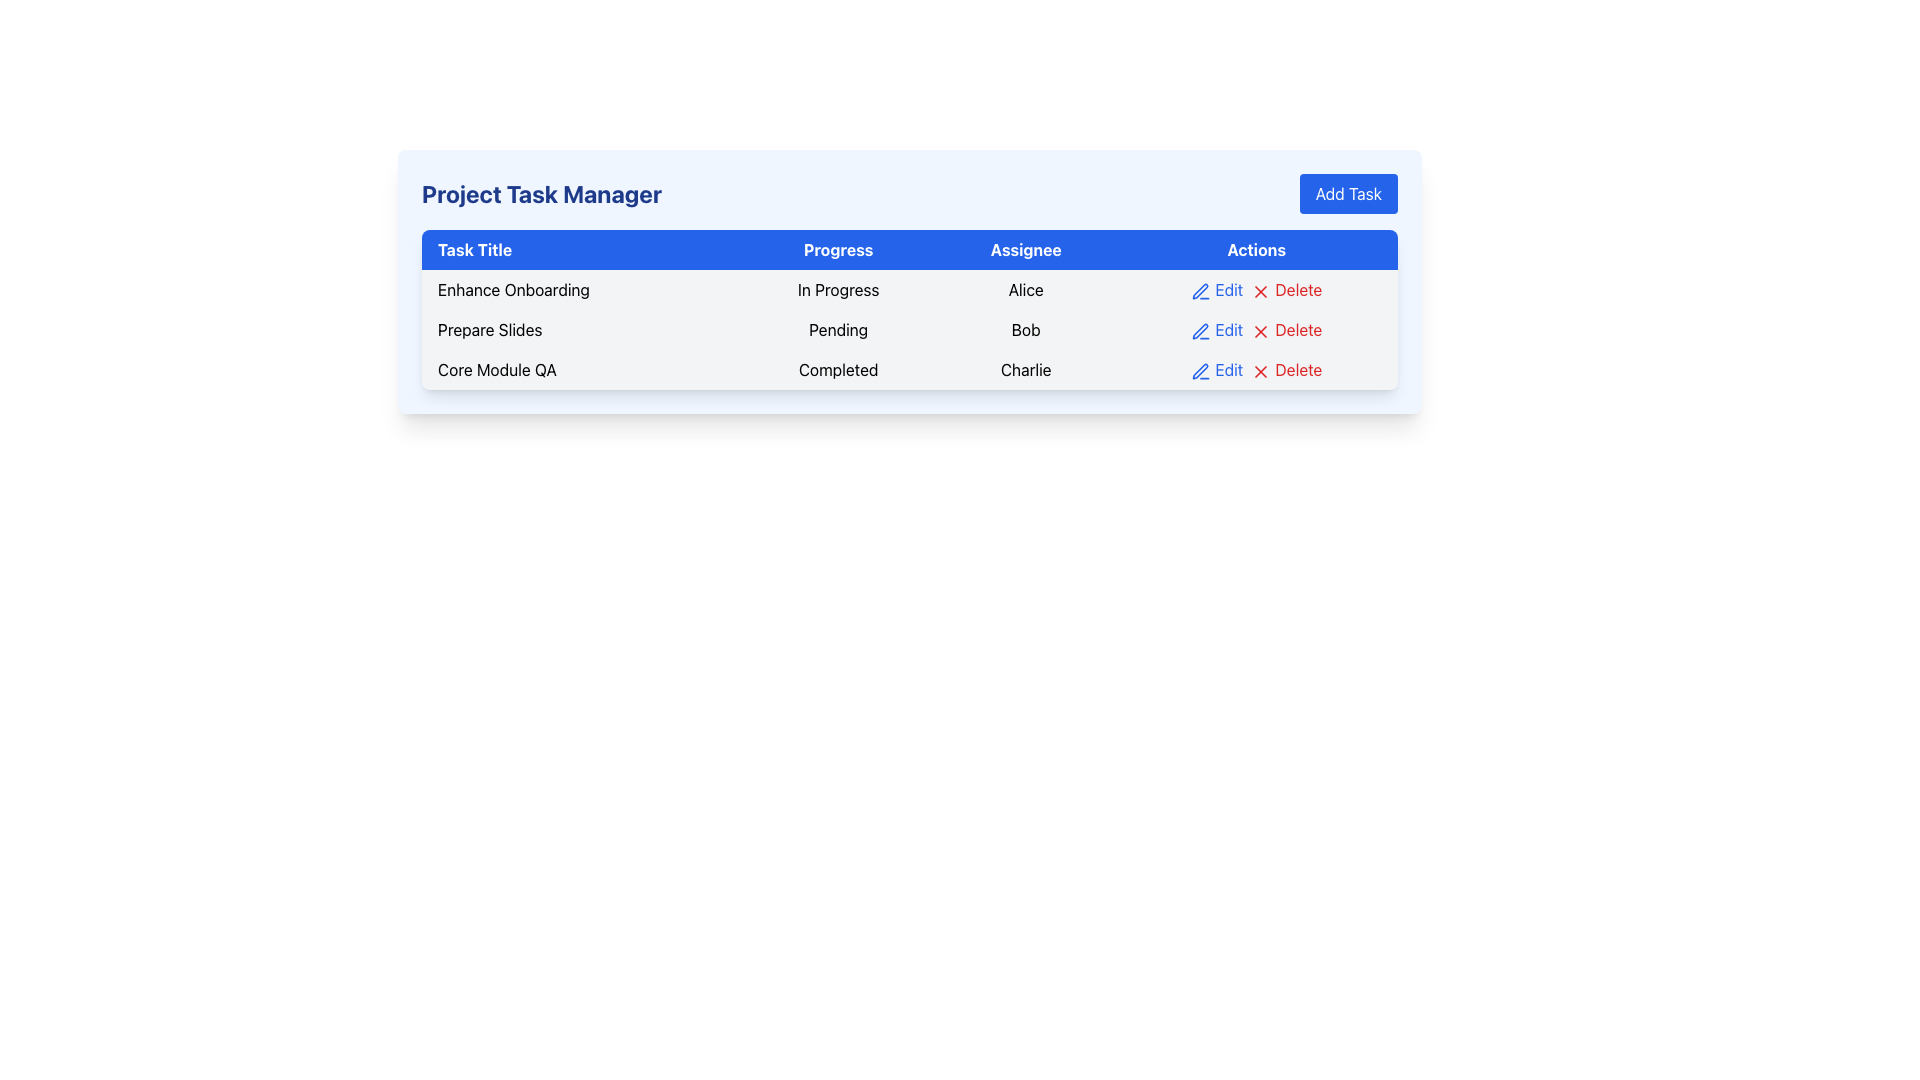  I want to click on the 'Edit' icon located in the 'Actions' column of the row for the task titled 'Prepare Slides', so click(1200, 330).